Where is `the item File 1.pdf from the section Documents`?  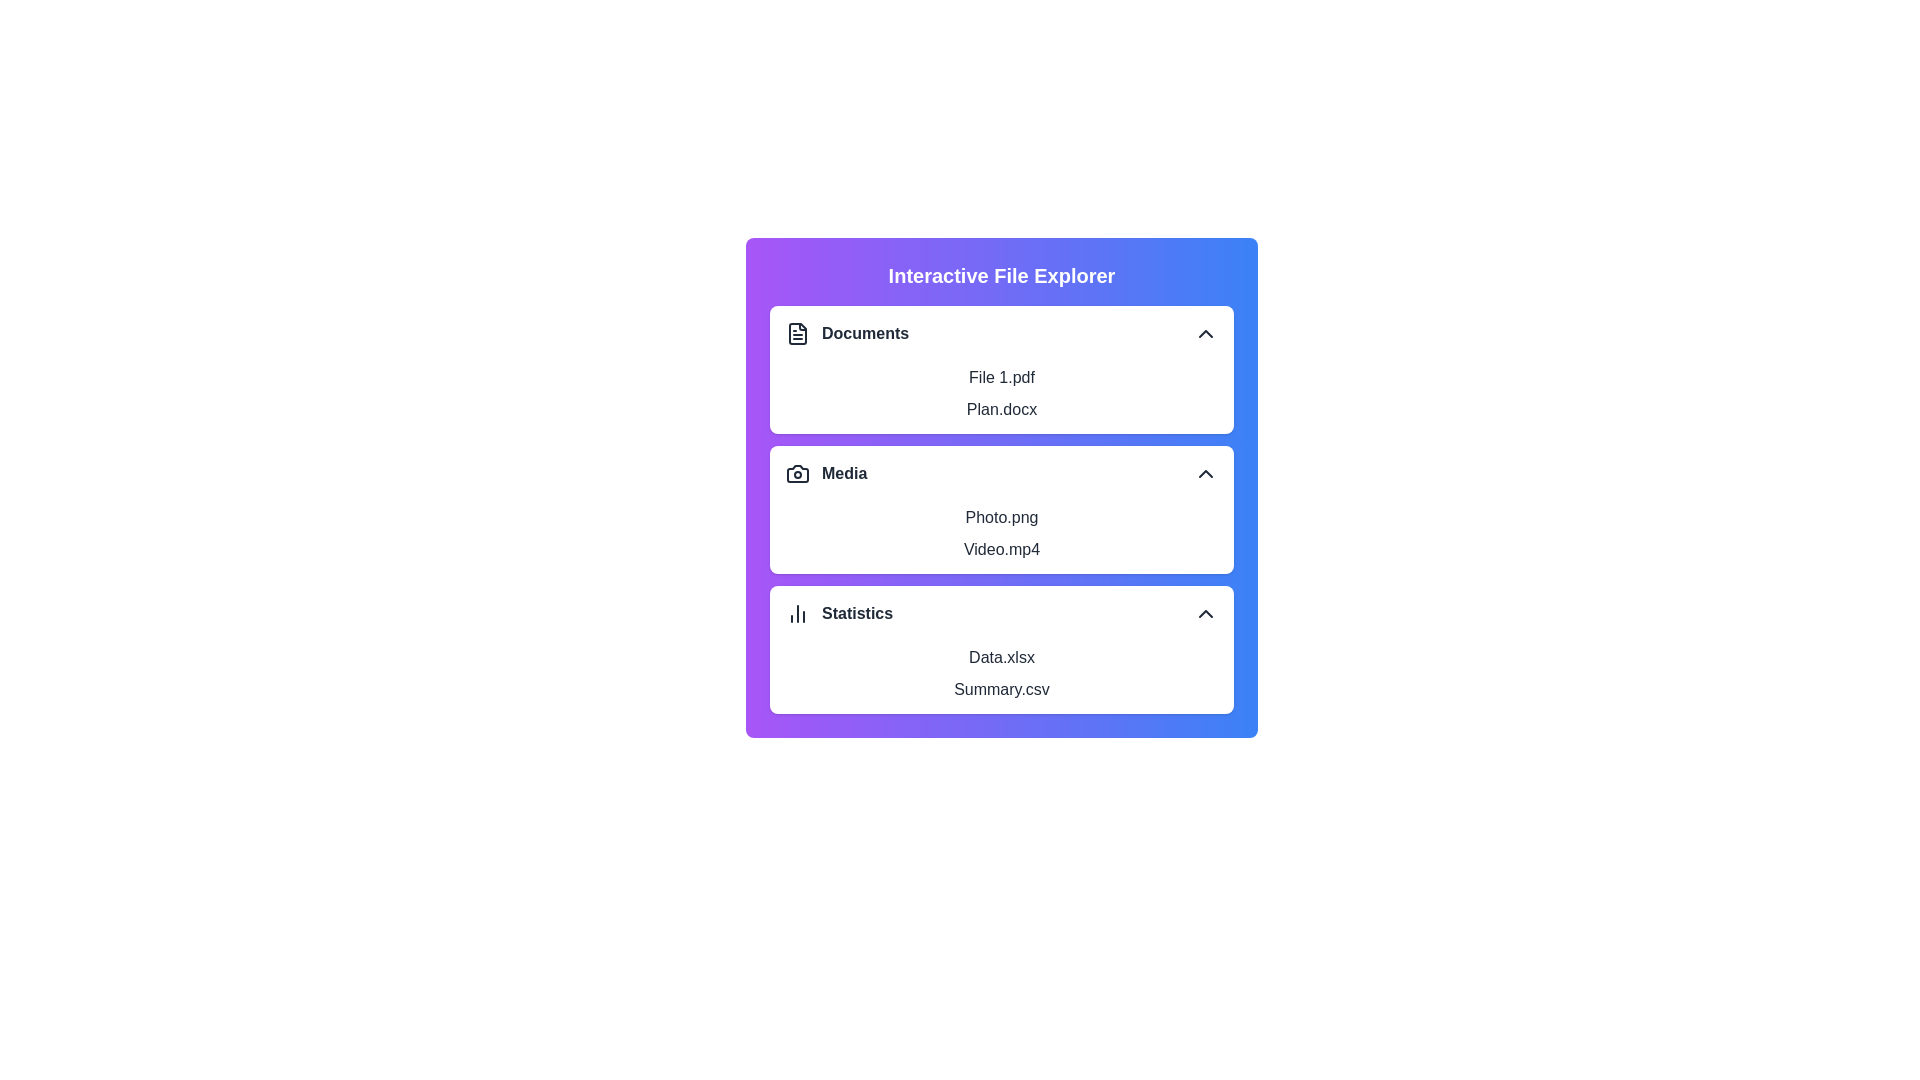
the item File 1.pdf from the section Documents is located at coordinates (1002, 378).